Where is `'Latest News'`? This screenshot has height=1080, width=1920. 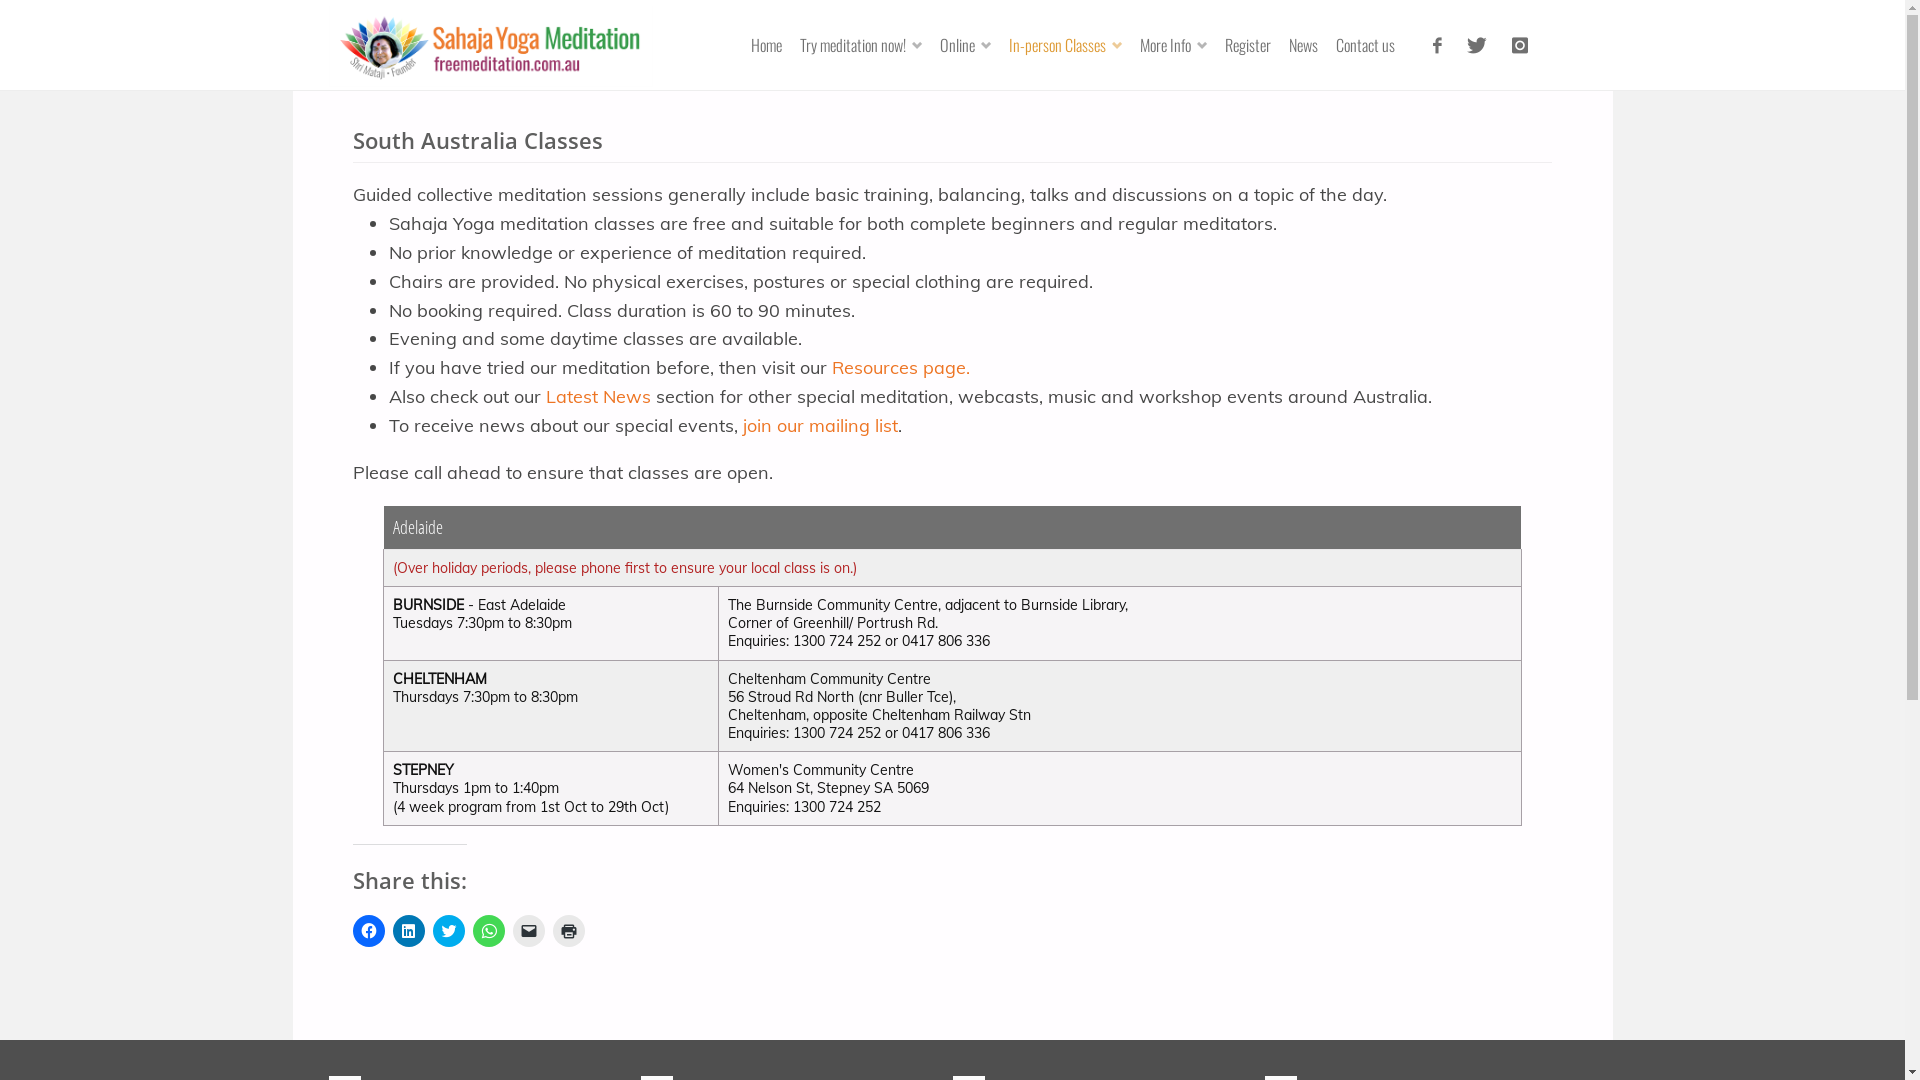 'Latest News' is located at coordinates (597, 396).